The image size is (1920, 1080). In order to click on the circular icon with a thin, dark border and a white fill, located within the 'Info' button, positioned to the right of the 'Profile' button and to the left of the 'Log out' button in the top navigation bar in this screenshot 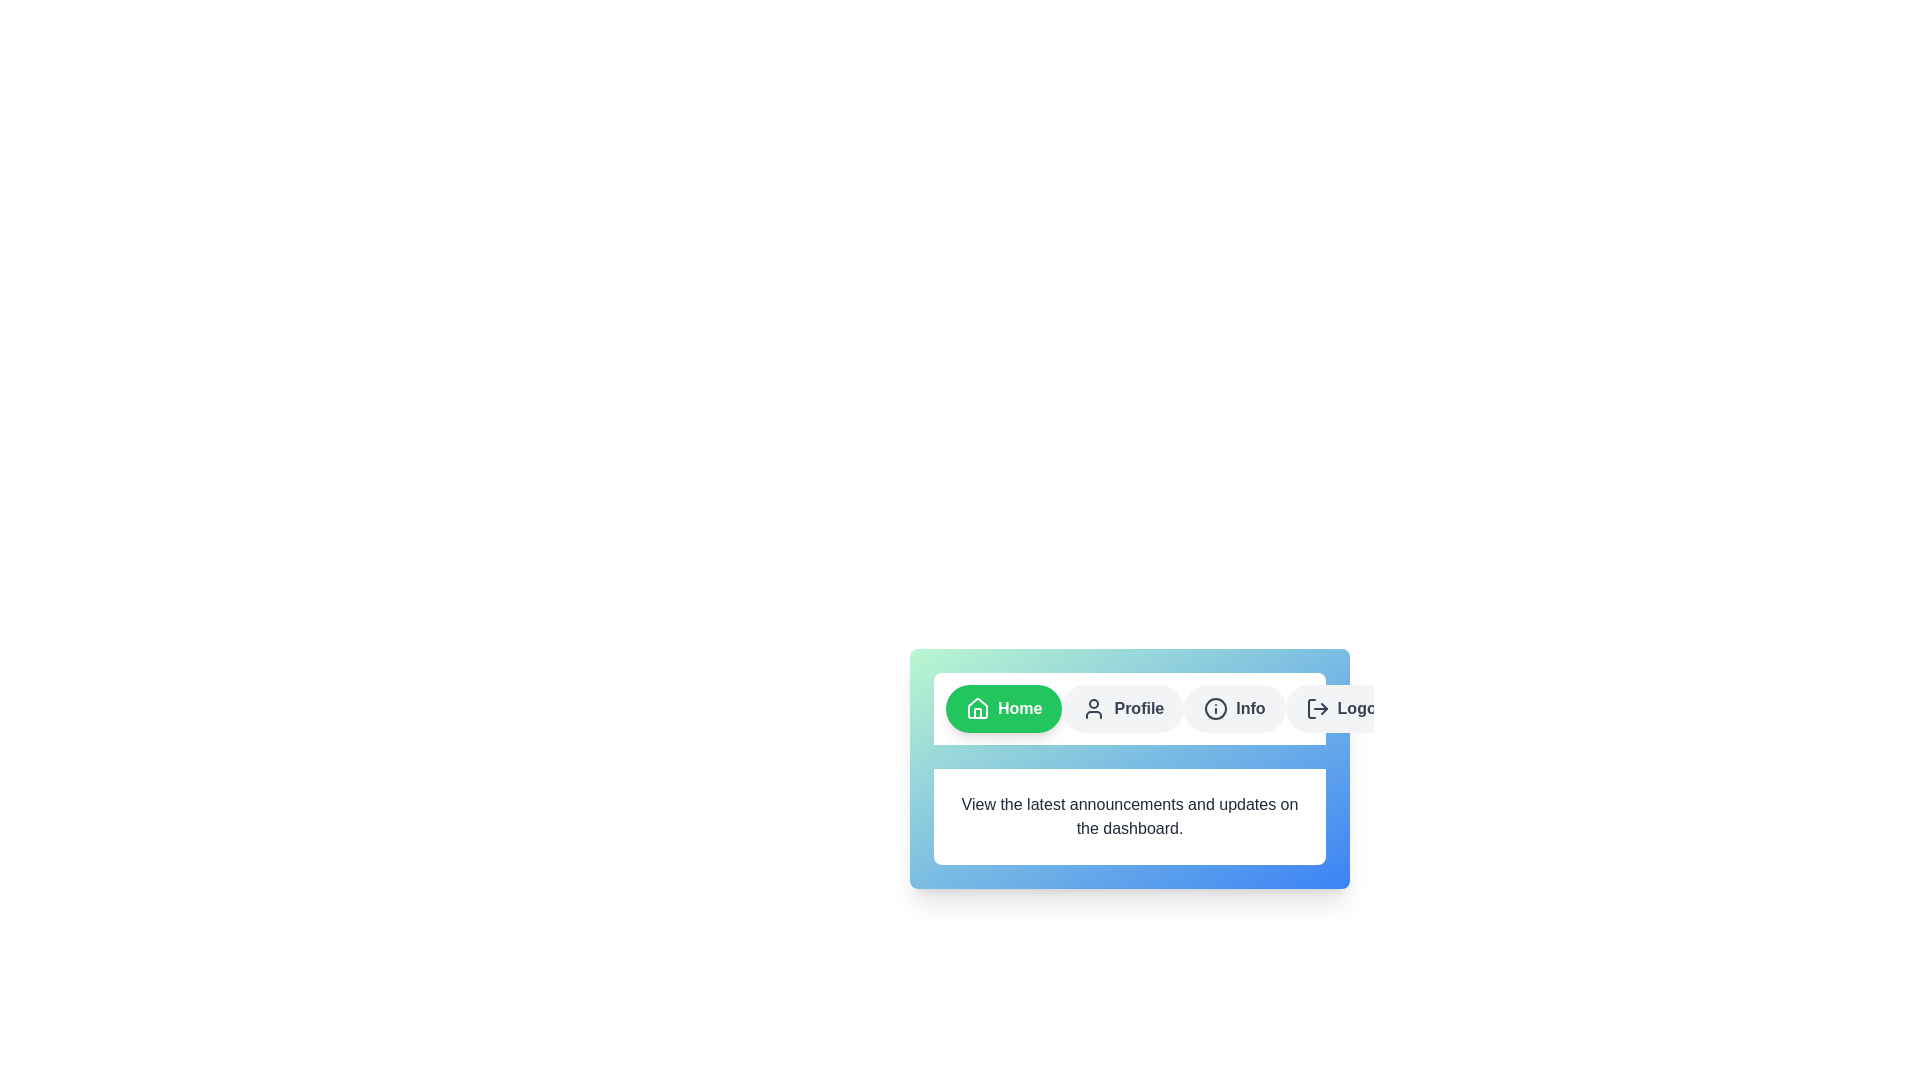, I will do `click(1215, 708)`.